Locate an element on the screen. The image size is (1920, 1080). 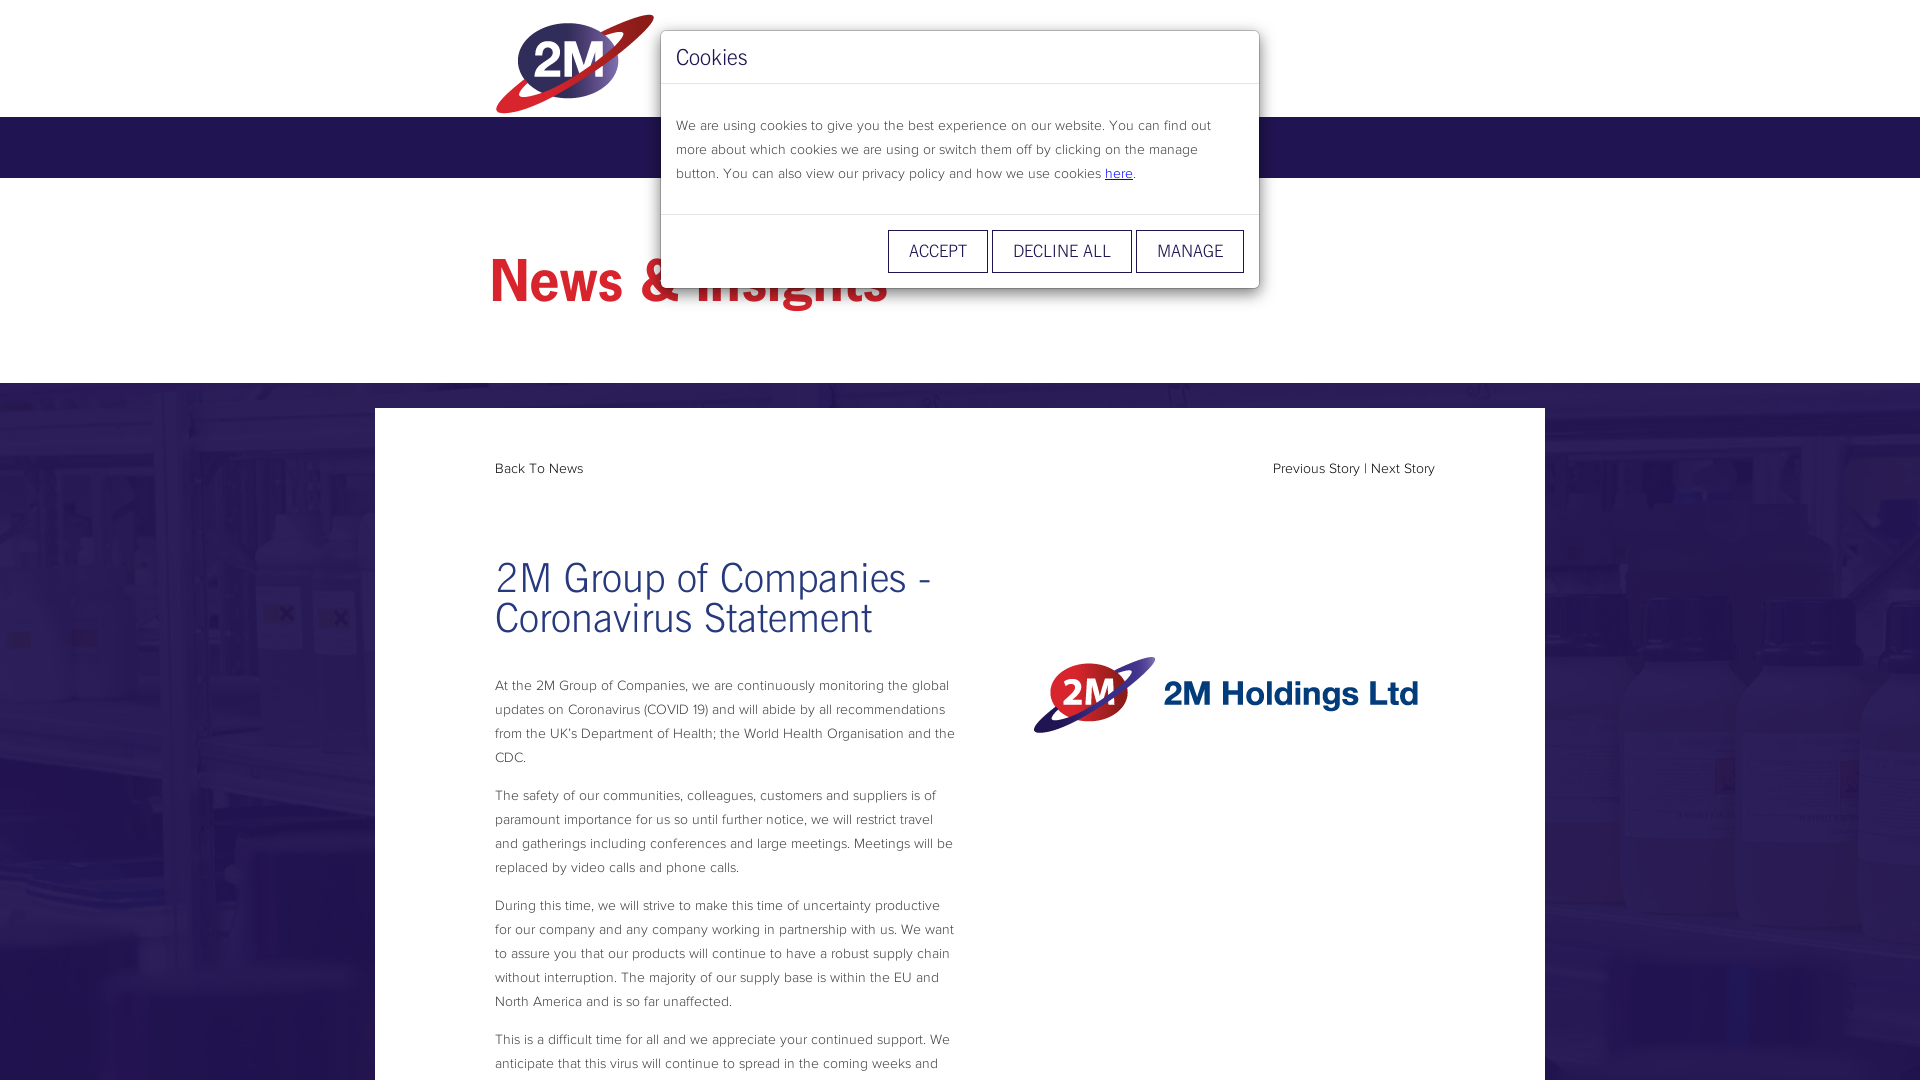
'CONTACT US' is located at coordinates (1182, 146).